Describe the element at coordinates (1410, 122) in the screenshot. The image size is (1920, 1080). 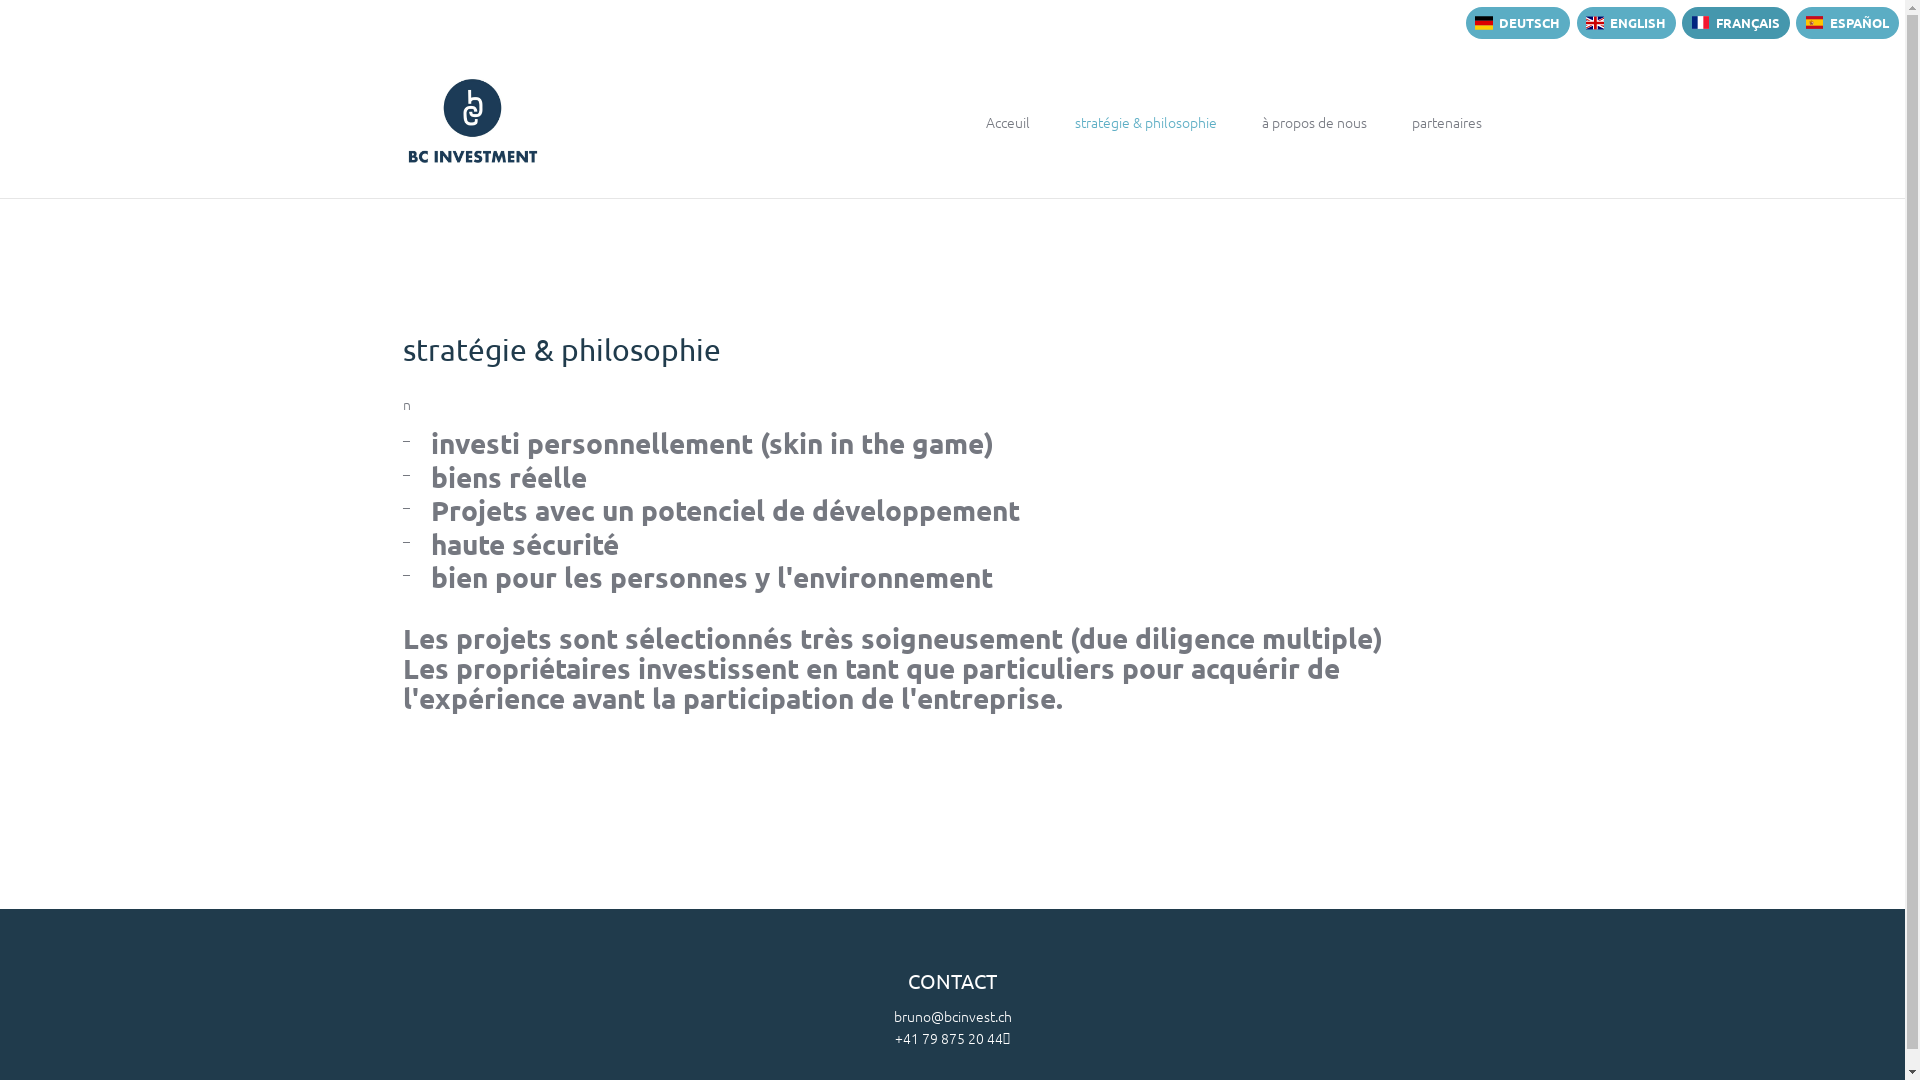
I see `'partenaires'` at that location.